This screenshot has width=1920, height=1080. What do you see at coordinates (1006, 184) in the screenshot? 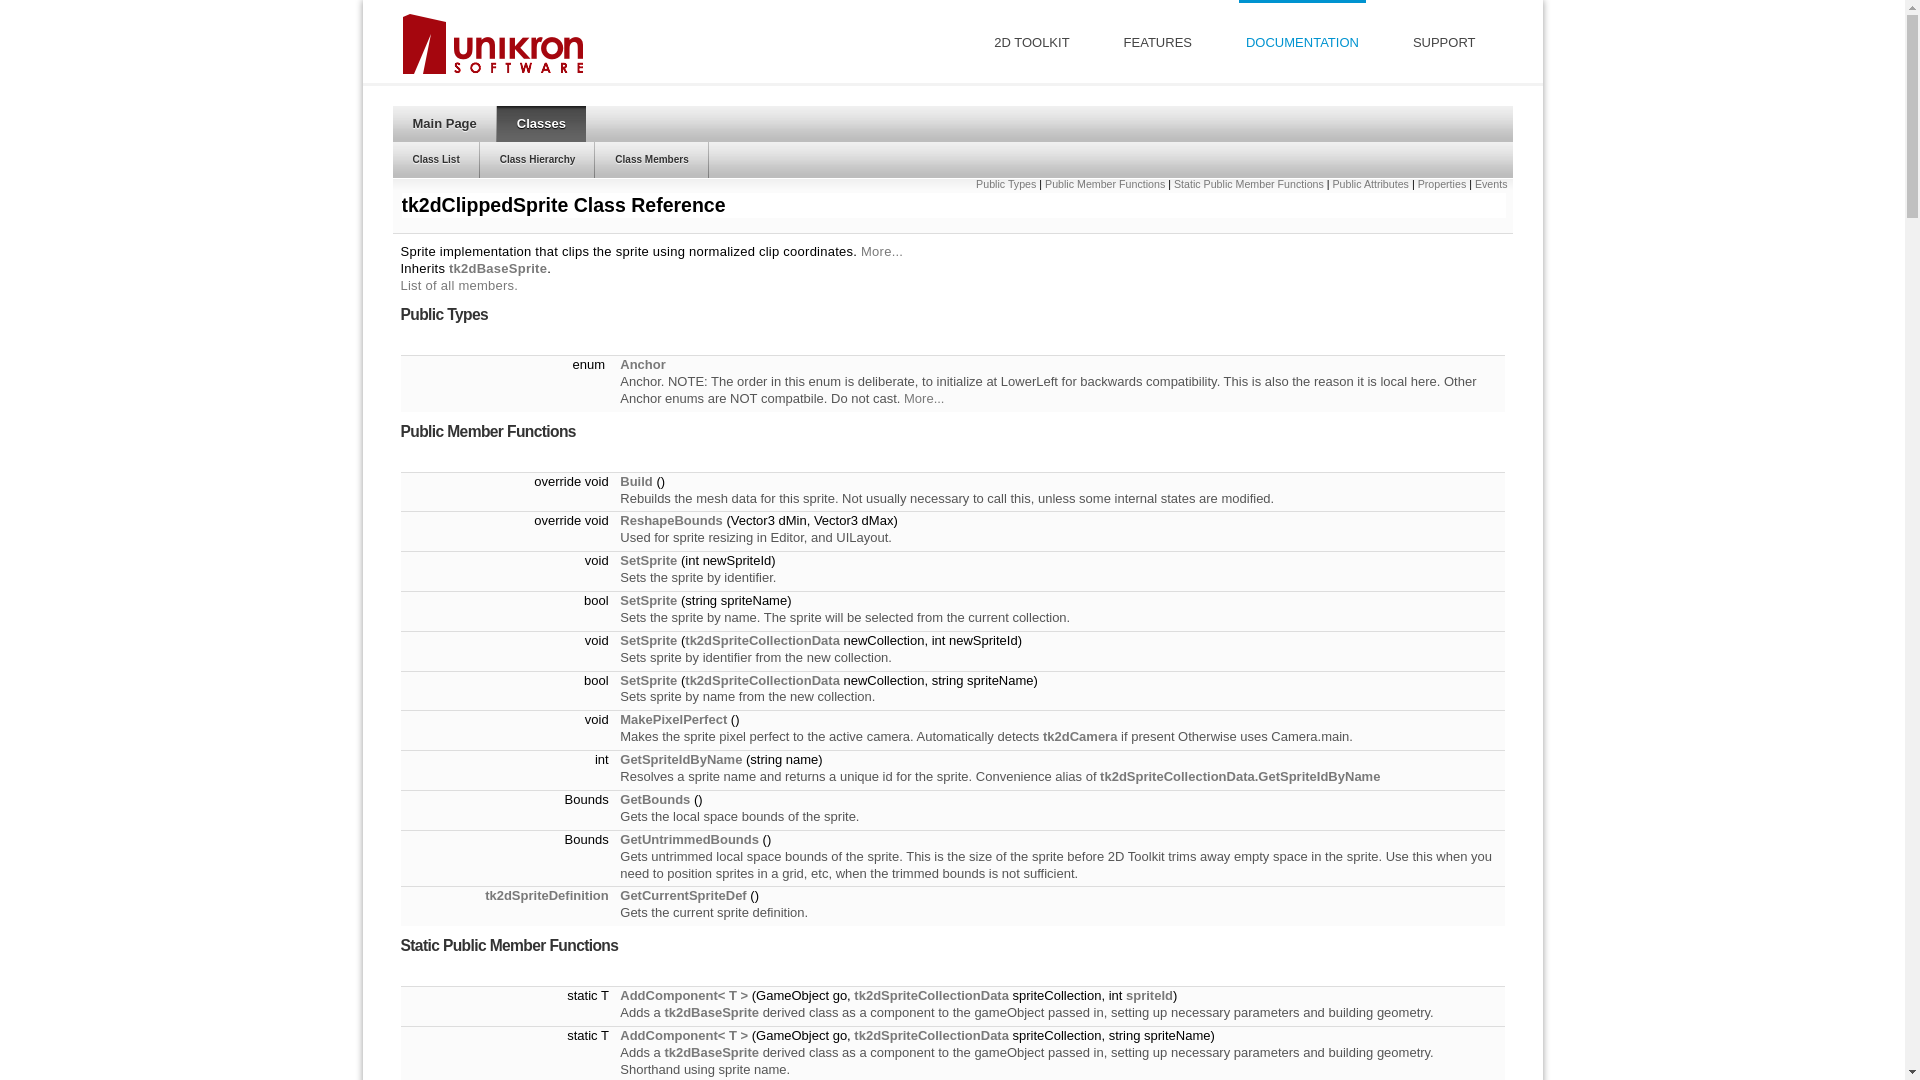
I see `'Public Types'` at bounding box center [1006, 184].